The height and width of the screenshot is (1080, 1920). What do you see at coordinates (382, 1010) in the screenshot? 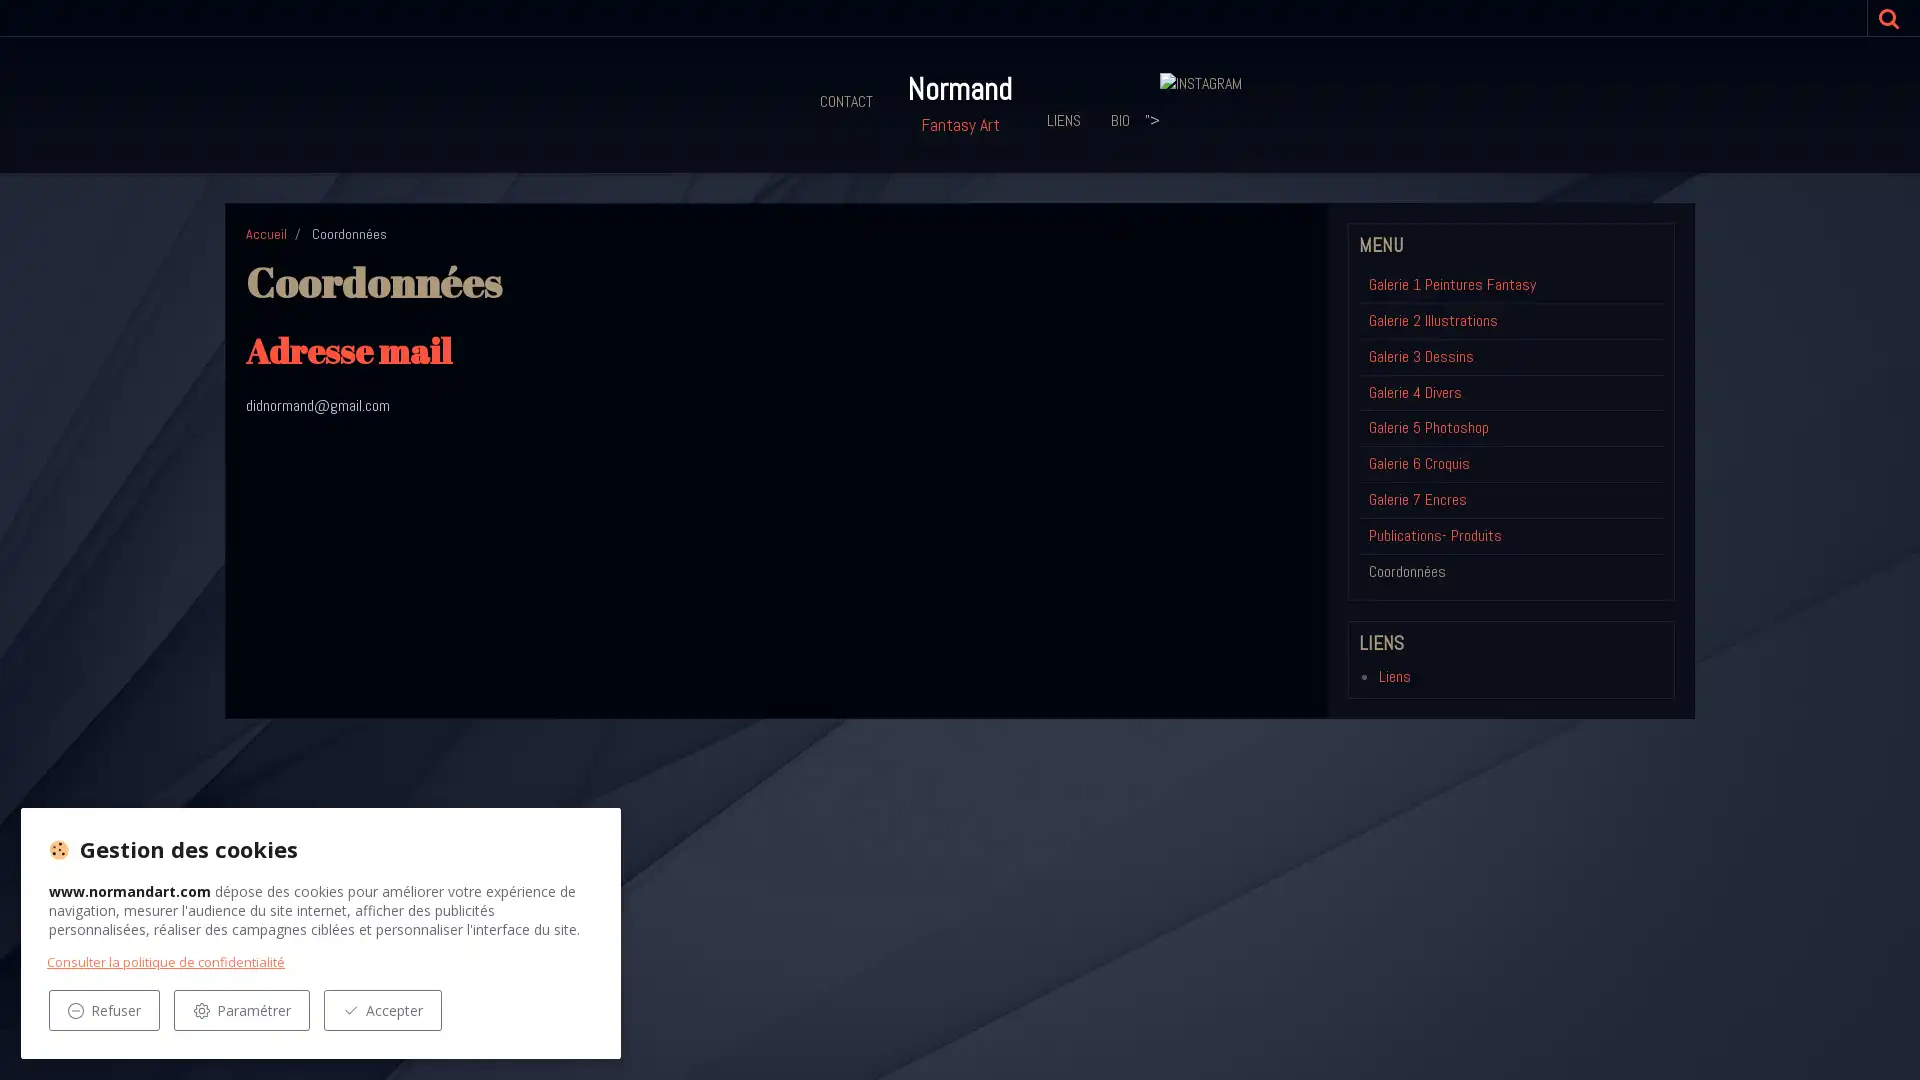
I see `Accepter` at bounding box center [382, 1010].